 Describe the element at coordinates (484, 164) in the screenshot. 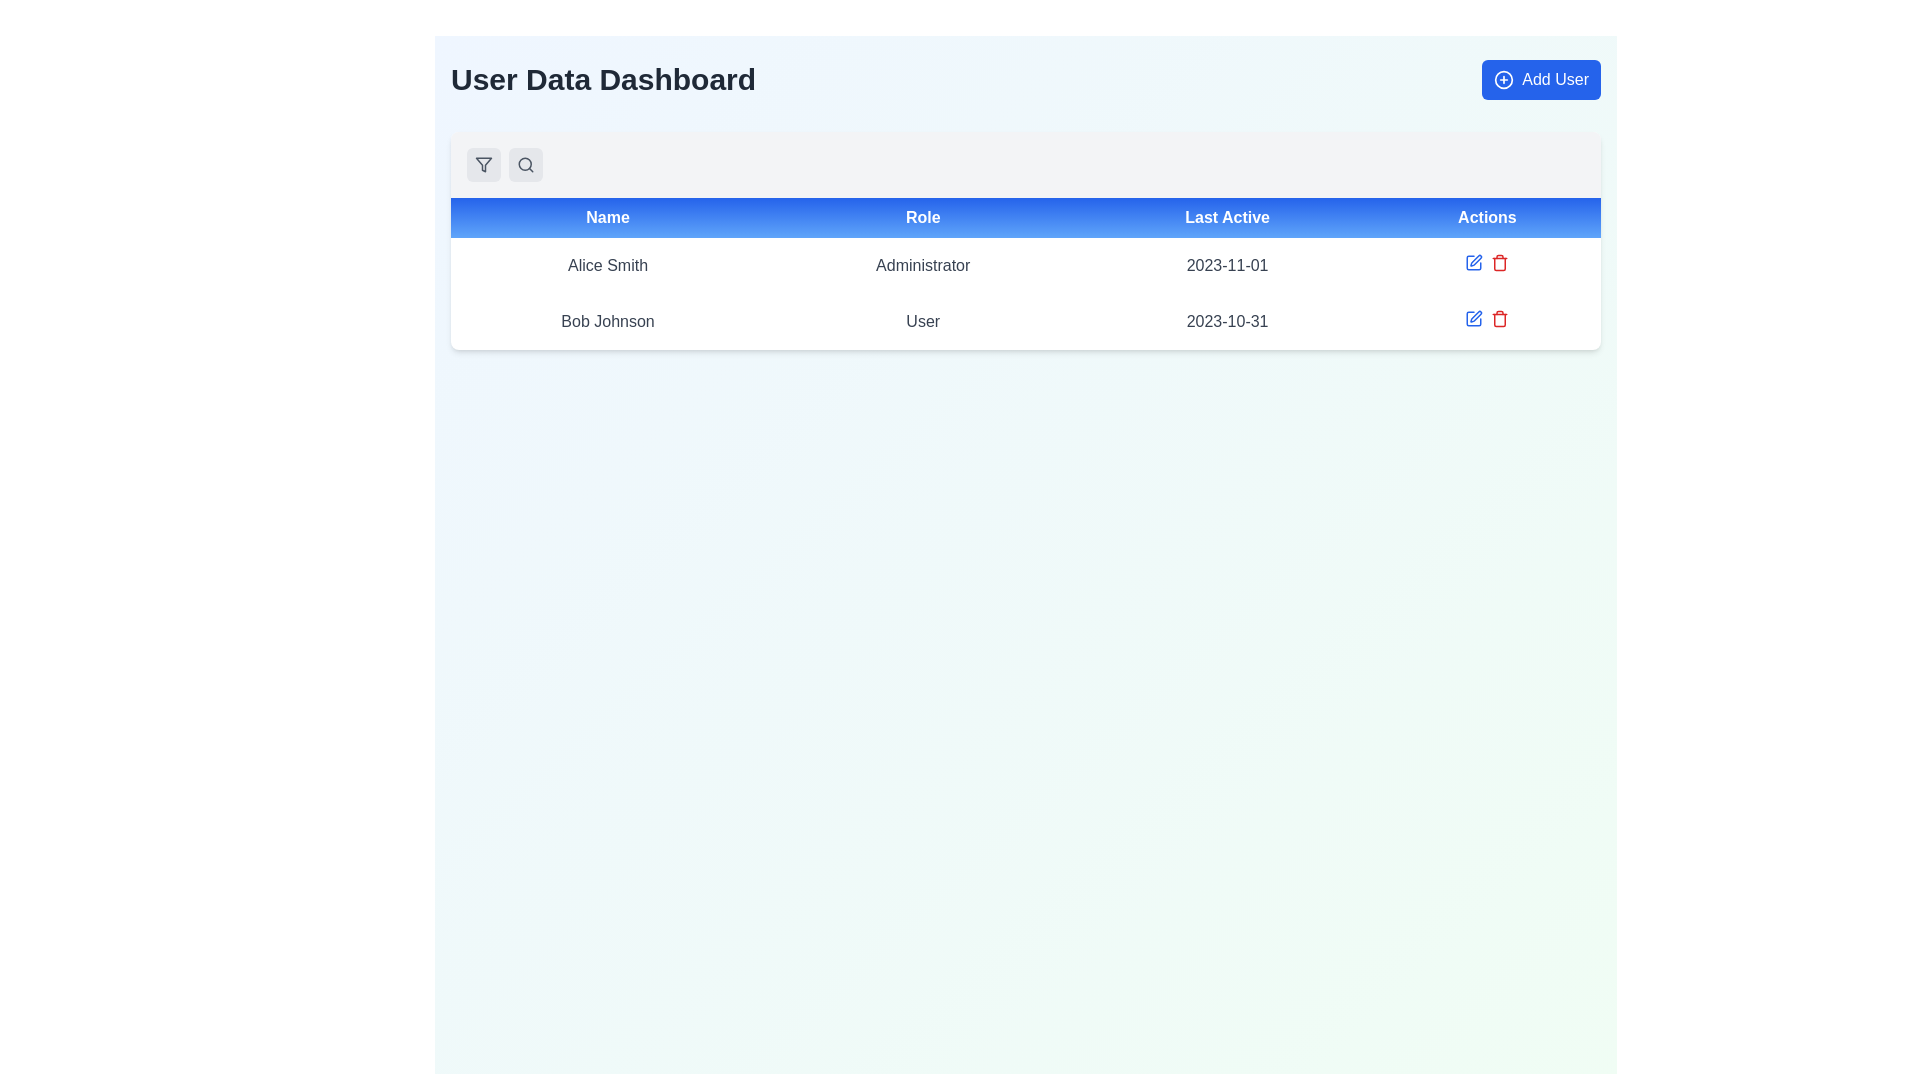

I see `the filter icon located in the top-left section of the interface, adjacent to a magnifying glass icon` at that location.